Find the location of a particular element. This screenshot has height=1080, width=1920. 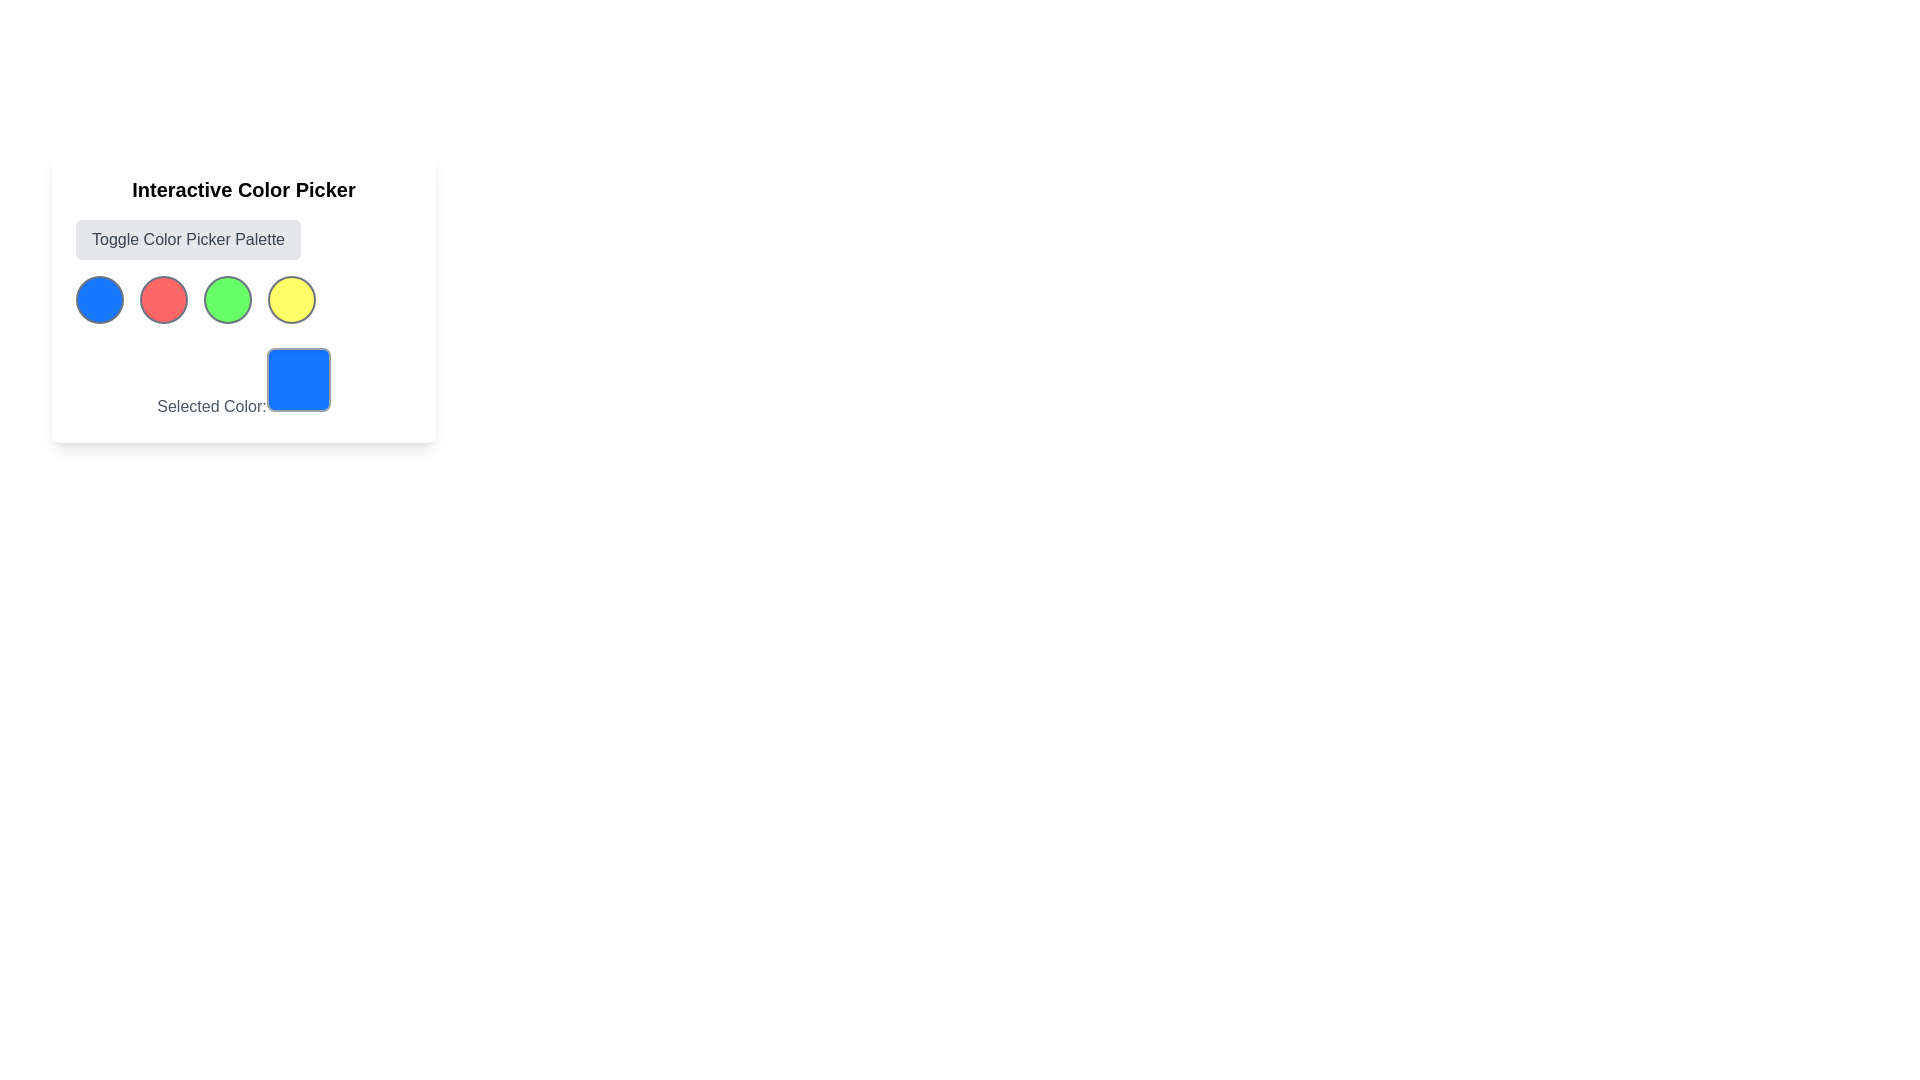

the circular red button with a gray border, which is the second button in a row of four color selection buttons is located at coordinates (163, 300).